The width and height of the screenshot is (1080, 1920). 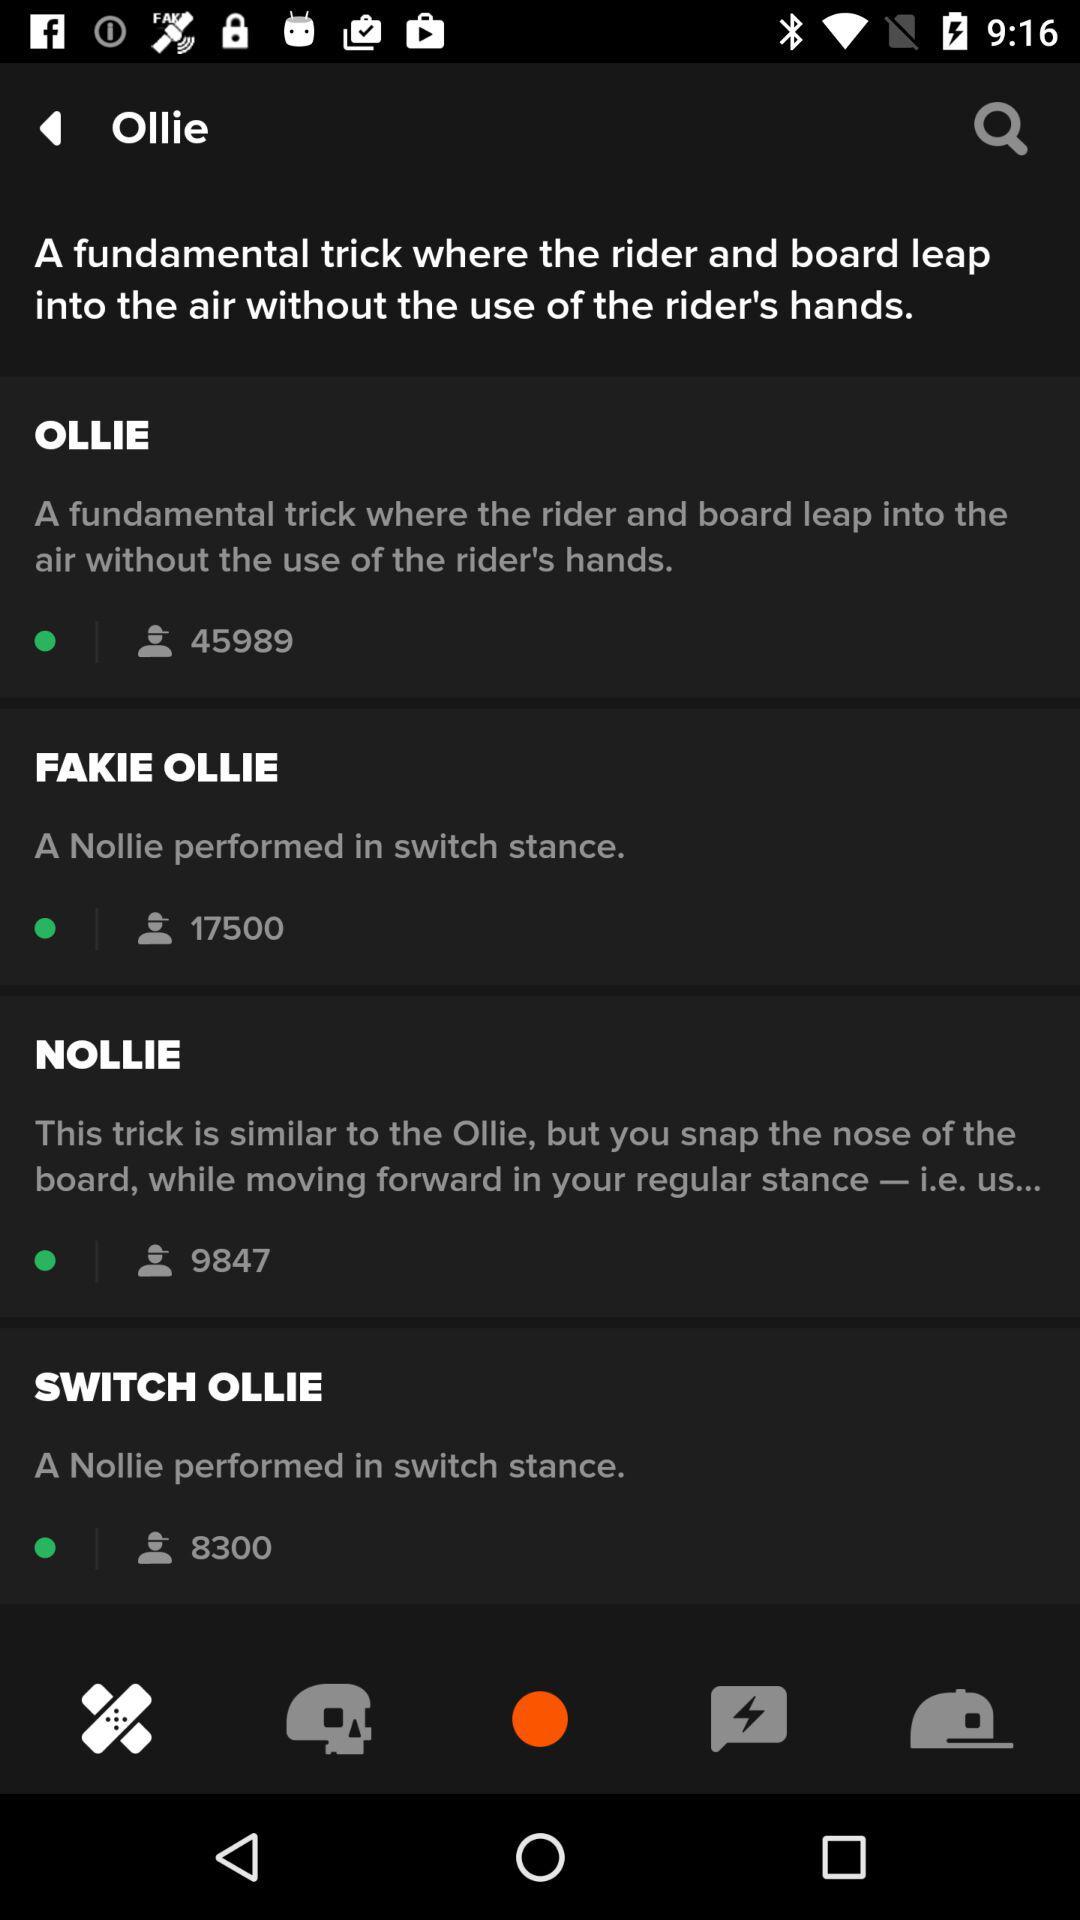 What do you see at coordinates (49, 127) in the screenshot?
I see `the arrow_backward icon` at bounding box center [49, 127].